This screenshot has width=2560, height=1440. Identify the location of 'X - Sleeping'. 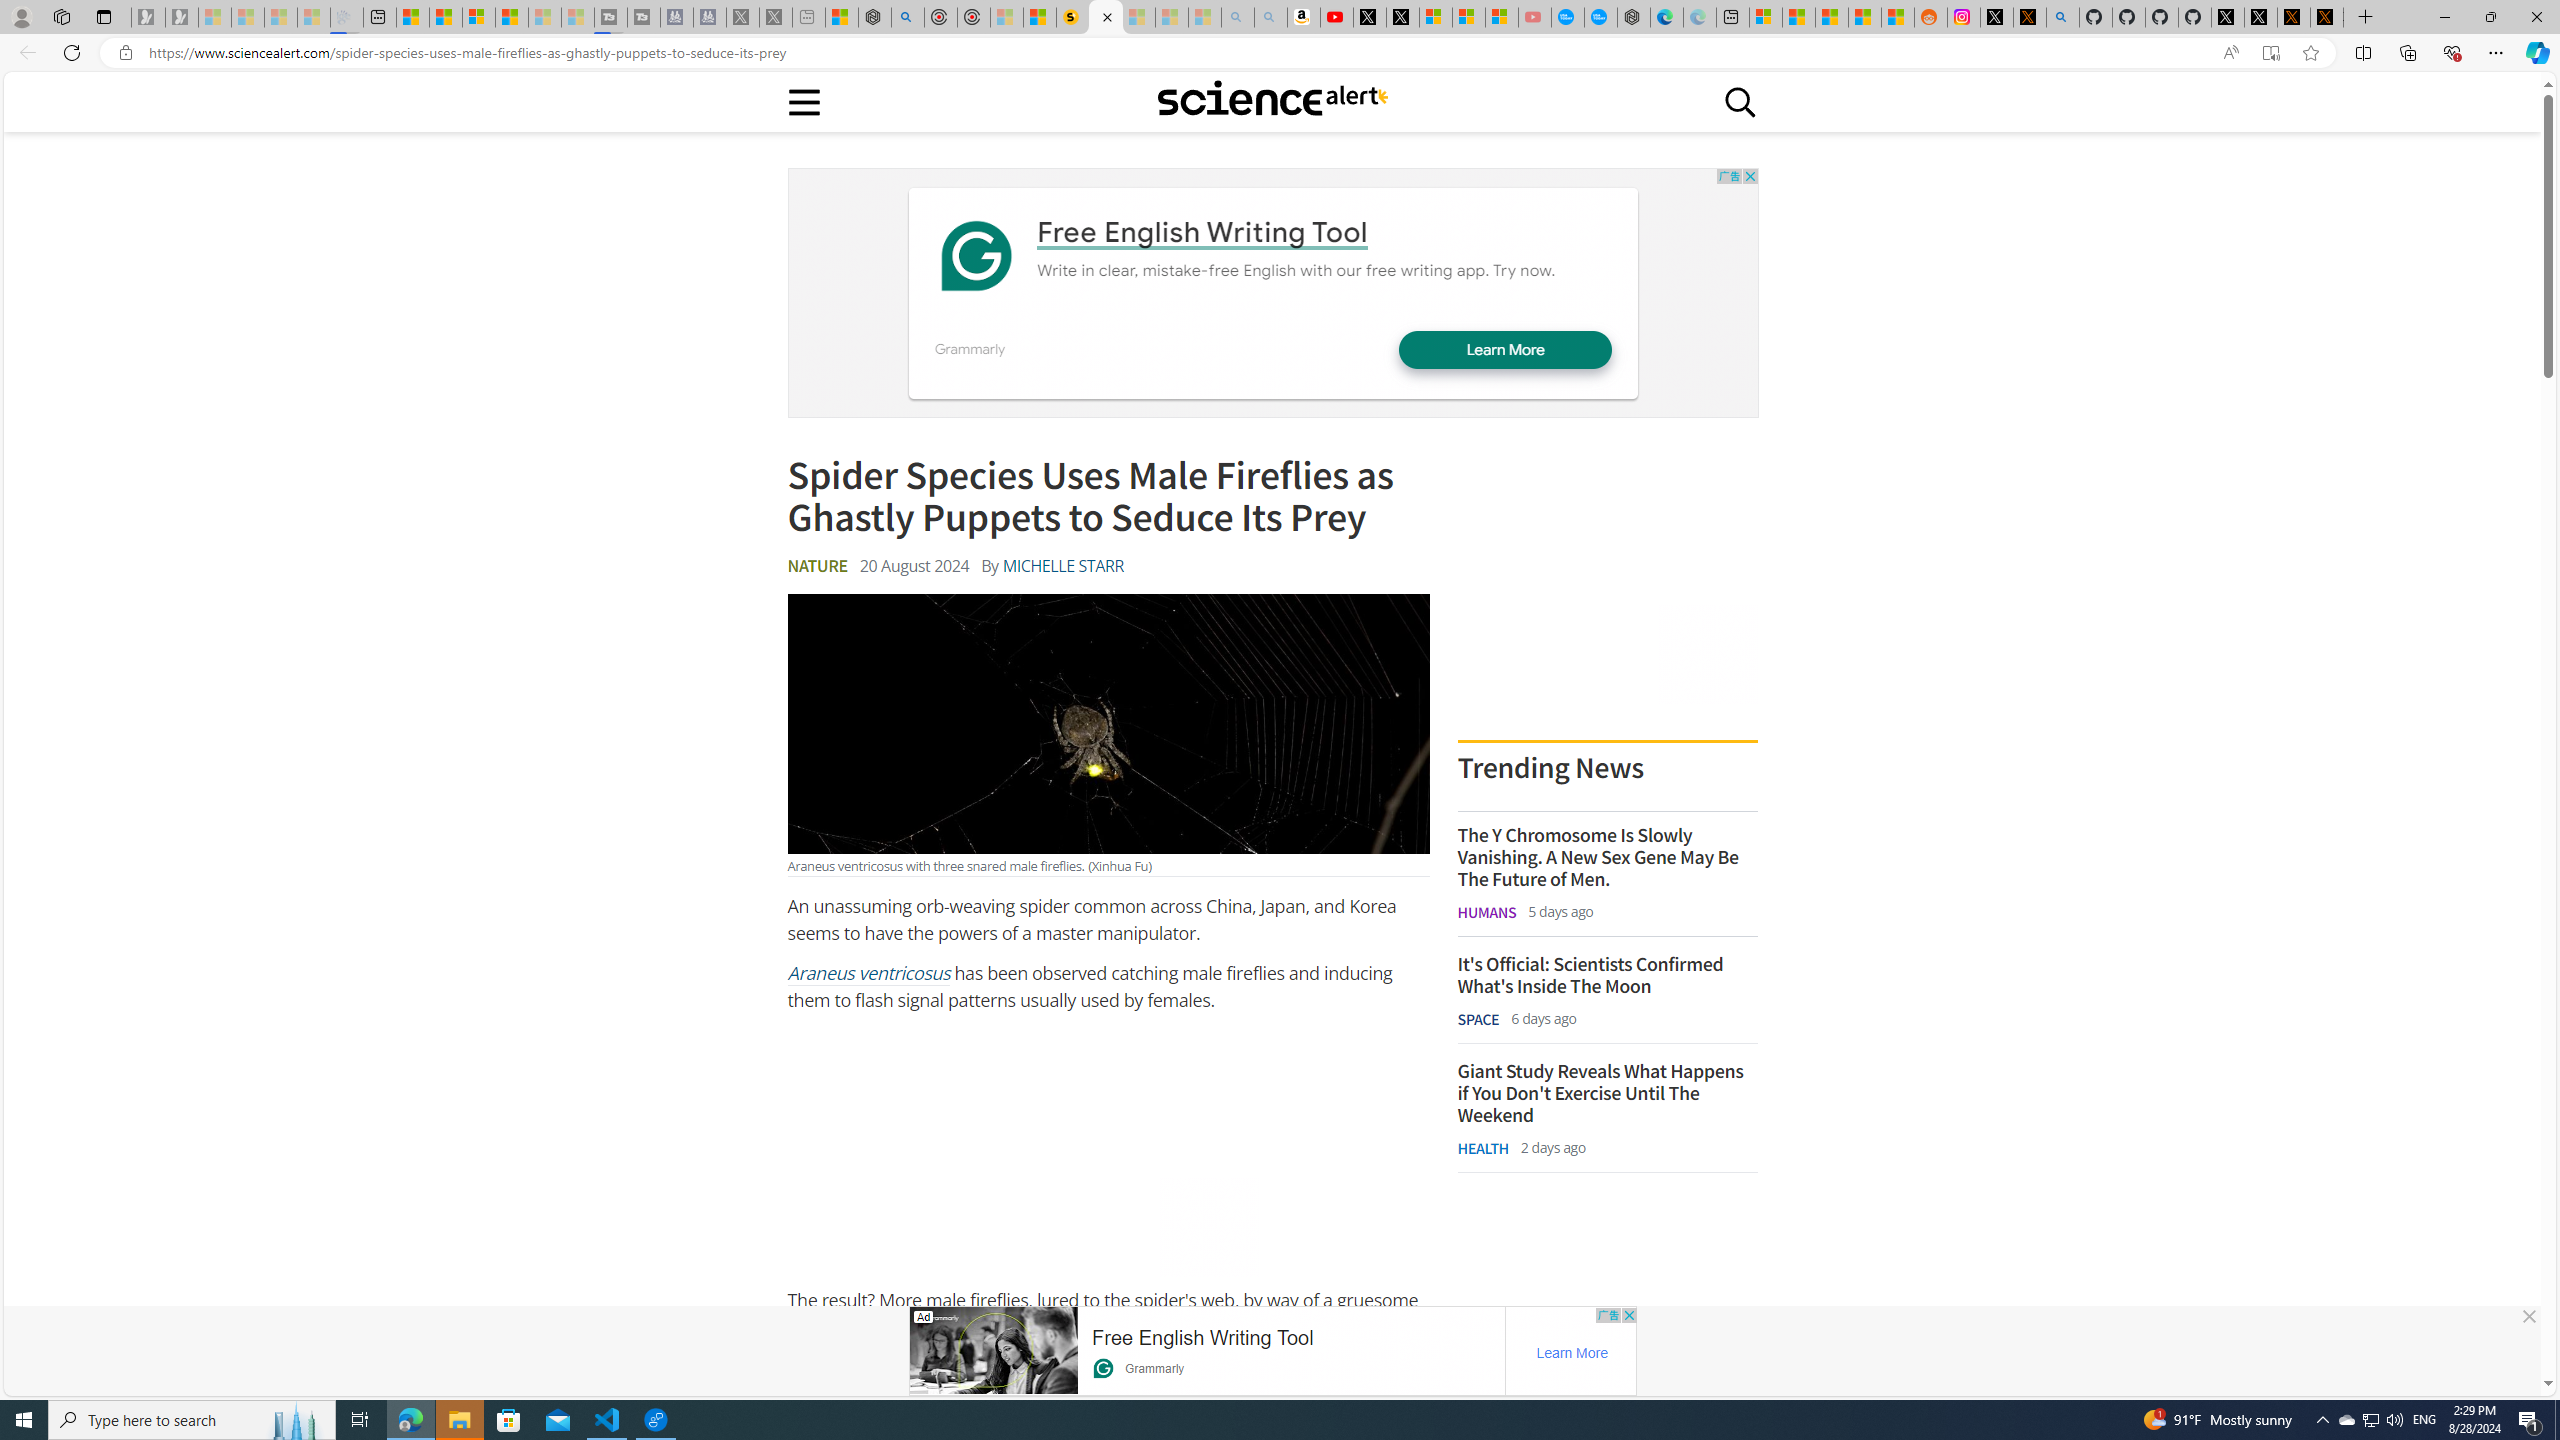
(774, 16).